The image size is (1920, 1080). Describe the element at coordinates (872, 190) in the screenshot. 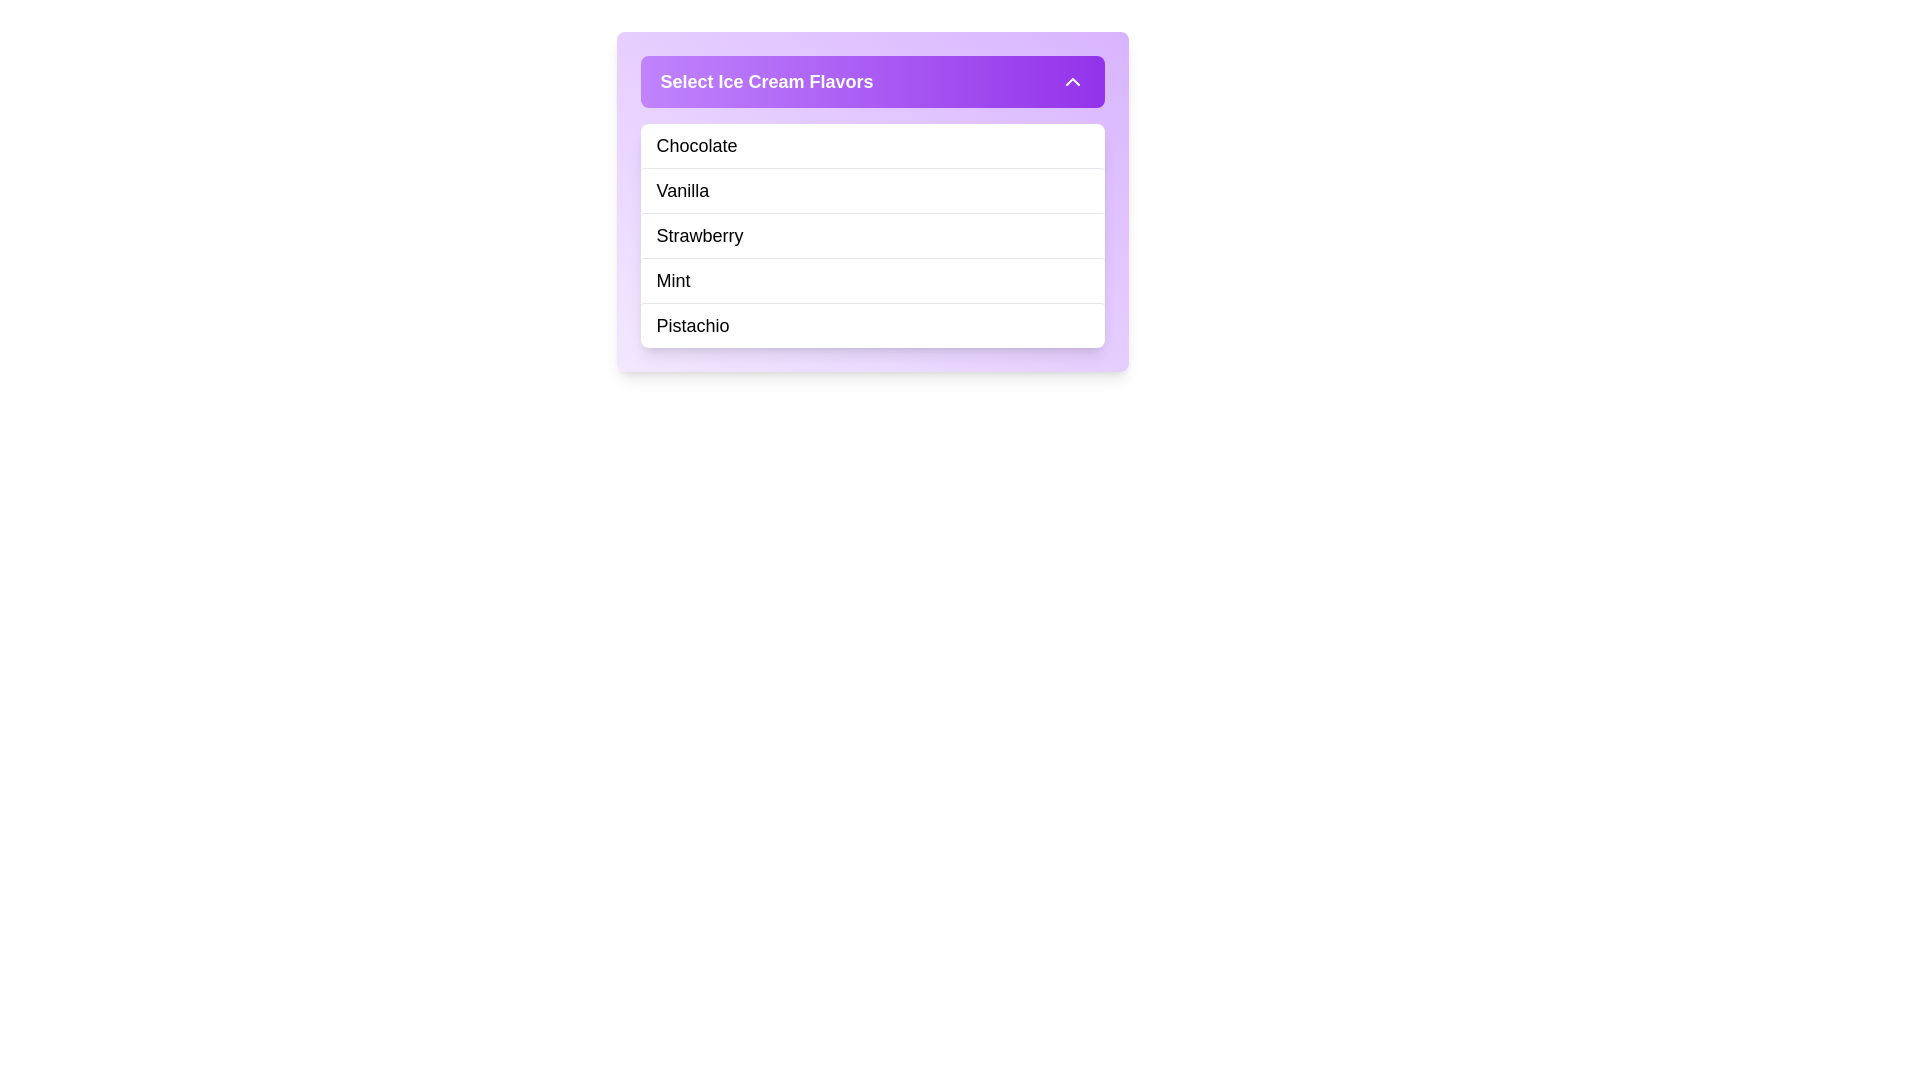

I see `the 'Vanilla' flavor option in the dropdown menu located below 'Chocolate' and above 'Strawberry' in the menu labeled 'Select Ice Cream Flavors.'` at that location.